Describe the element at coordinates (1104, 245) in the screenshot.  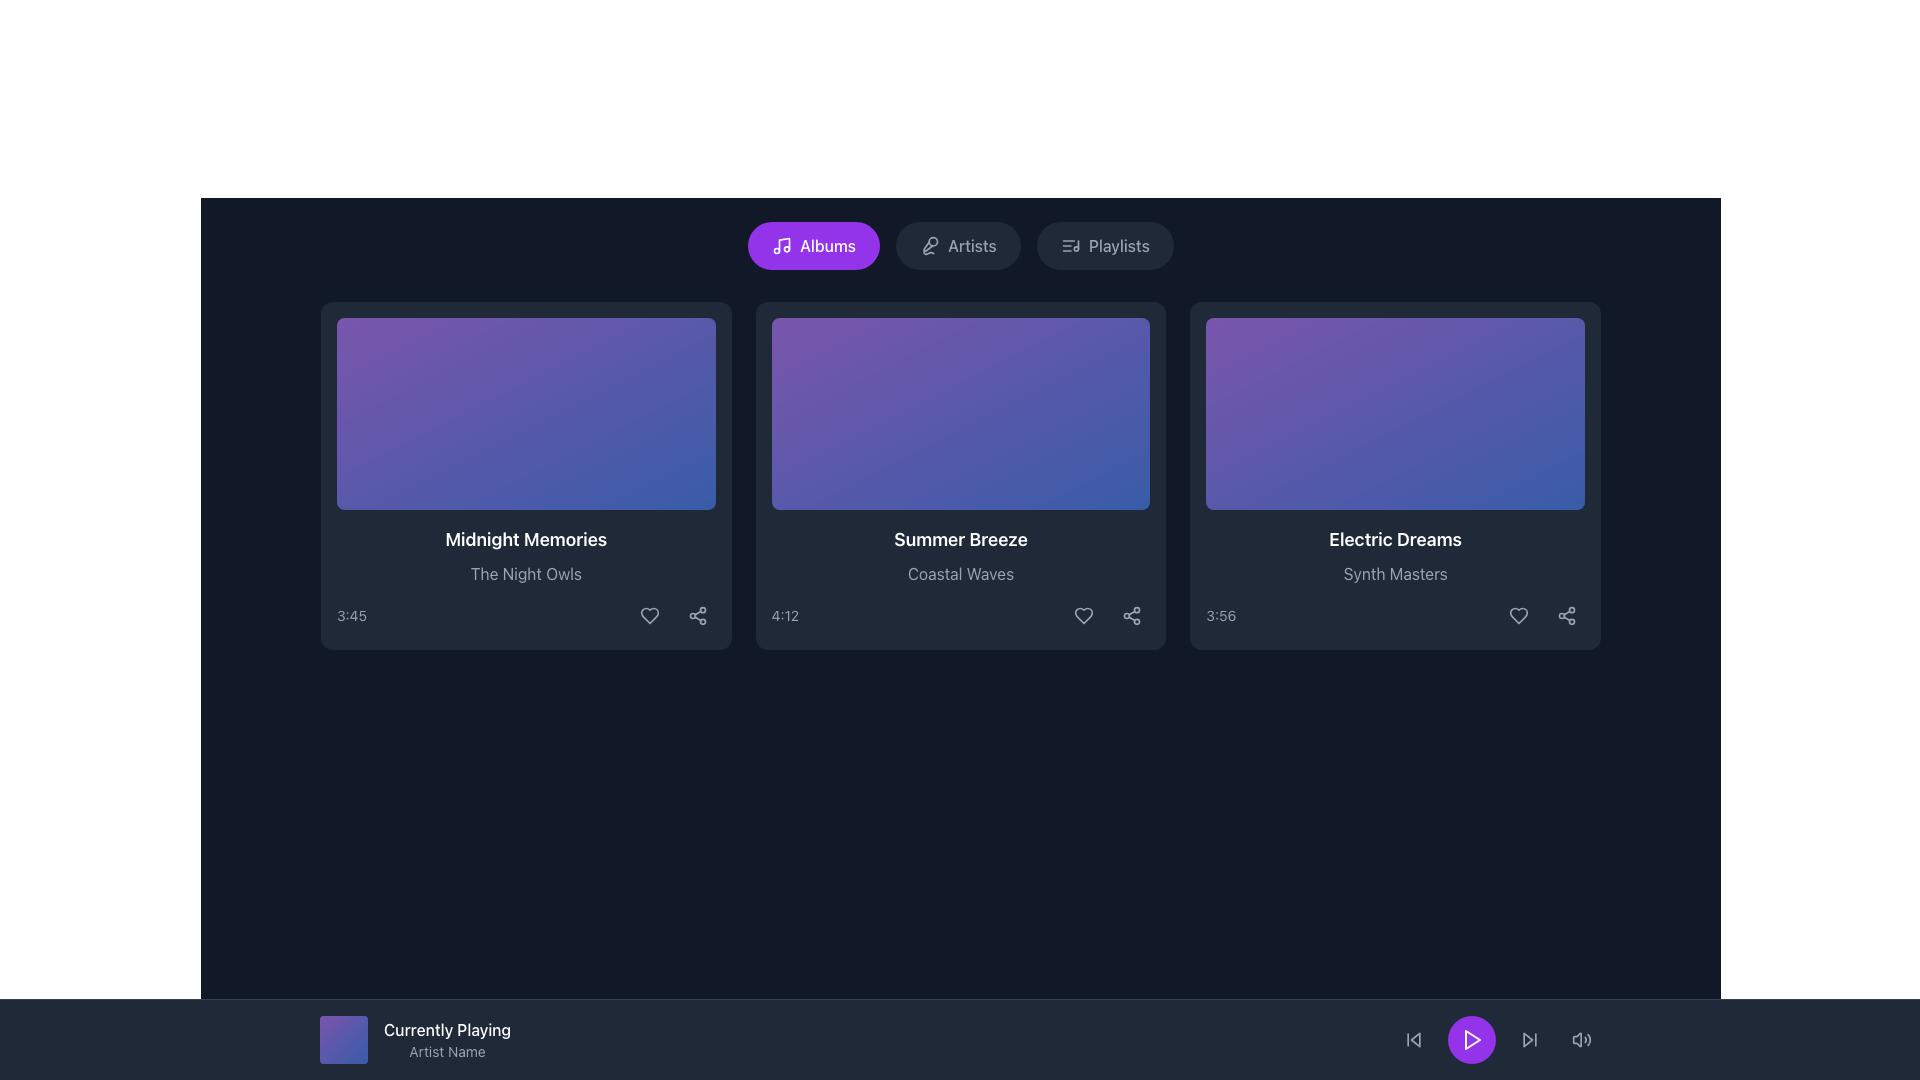
I see `the 'Playlists' button, which is the third button in a horizontal row with a dark background and a music list icon` at that location.